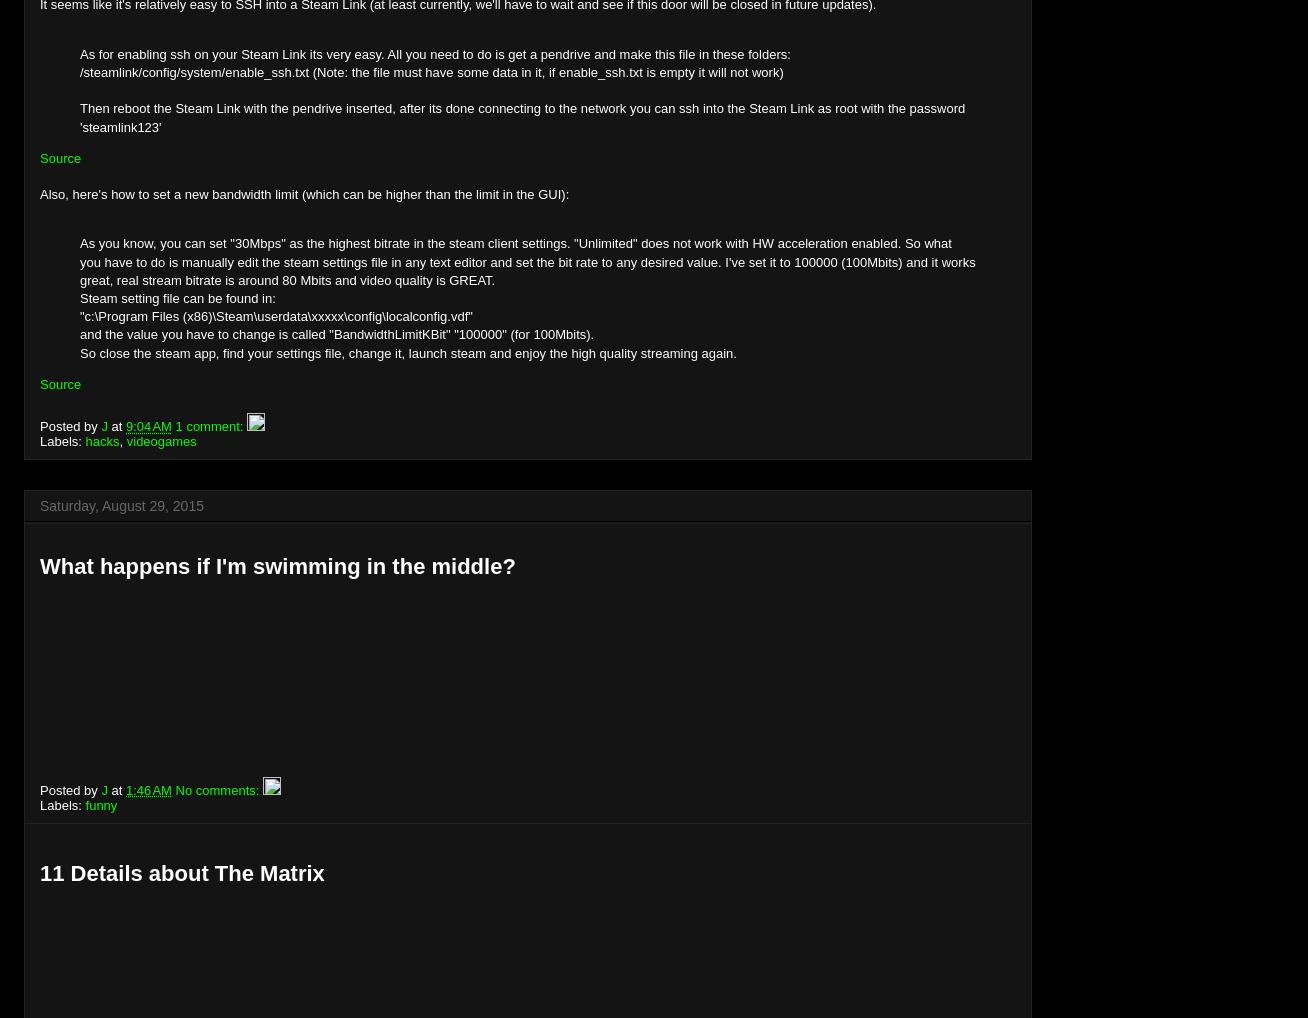 The width and height of the screenshot is (1308, 1018). Describe the element at coordinates (336, 333) in the screenshot. I see `'and the value you have to change is called "BandwidthLimitKBit" "100000" (for 100Mbits).'` at that location.